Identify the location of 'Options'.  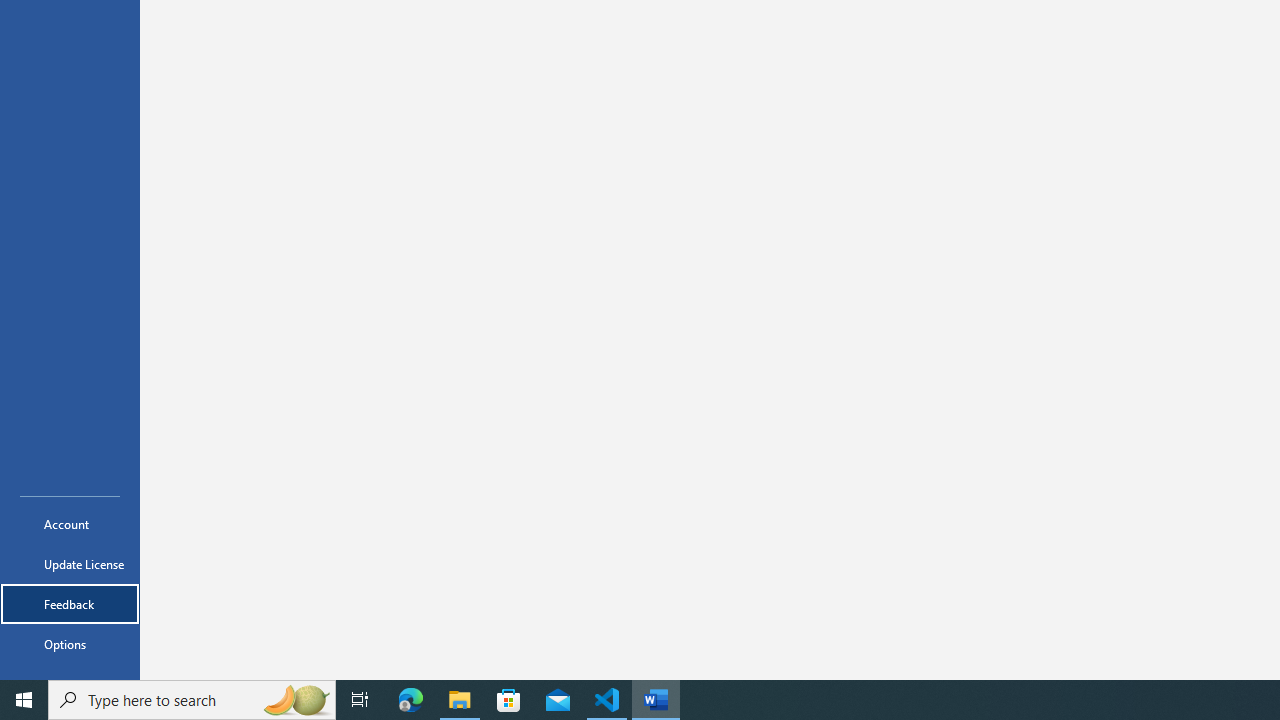
(69, 644).